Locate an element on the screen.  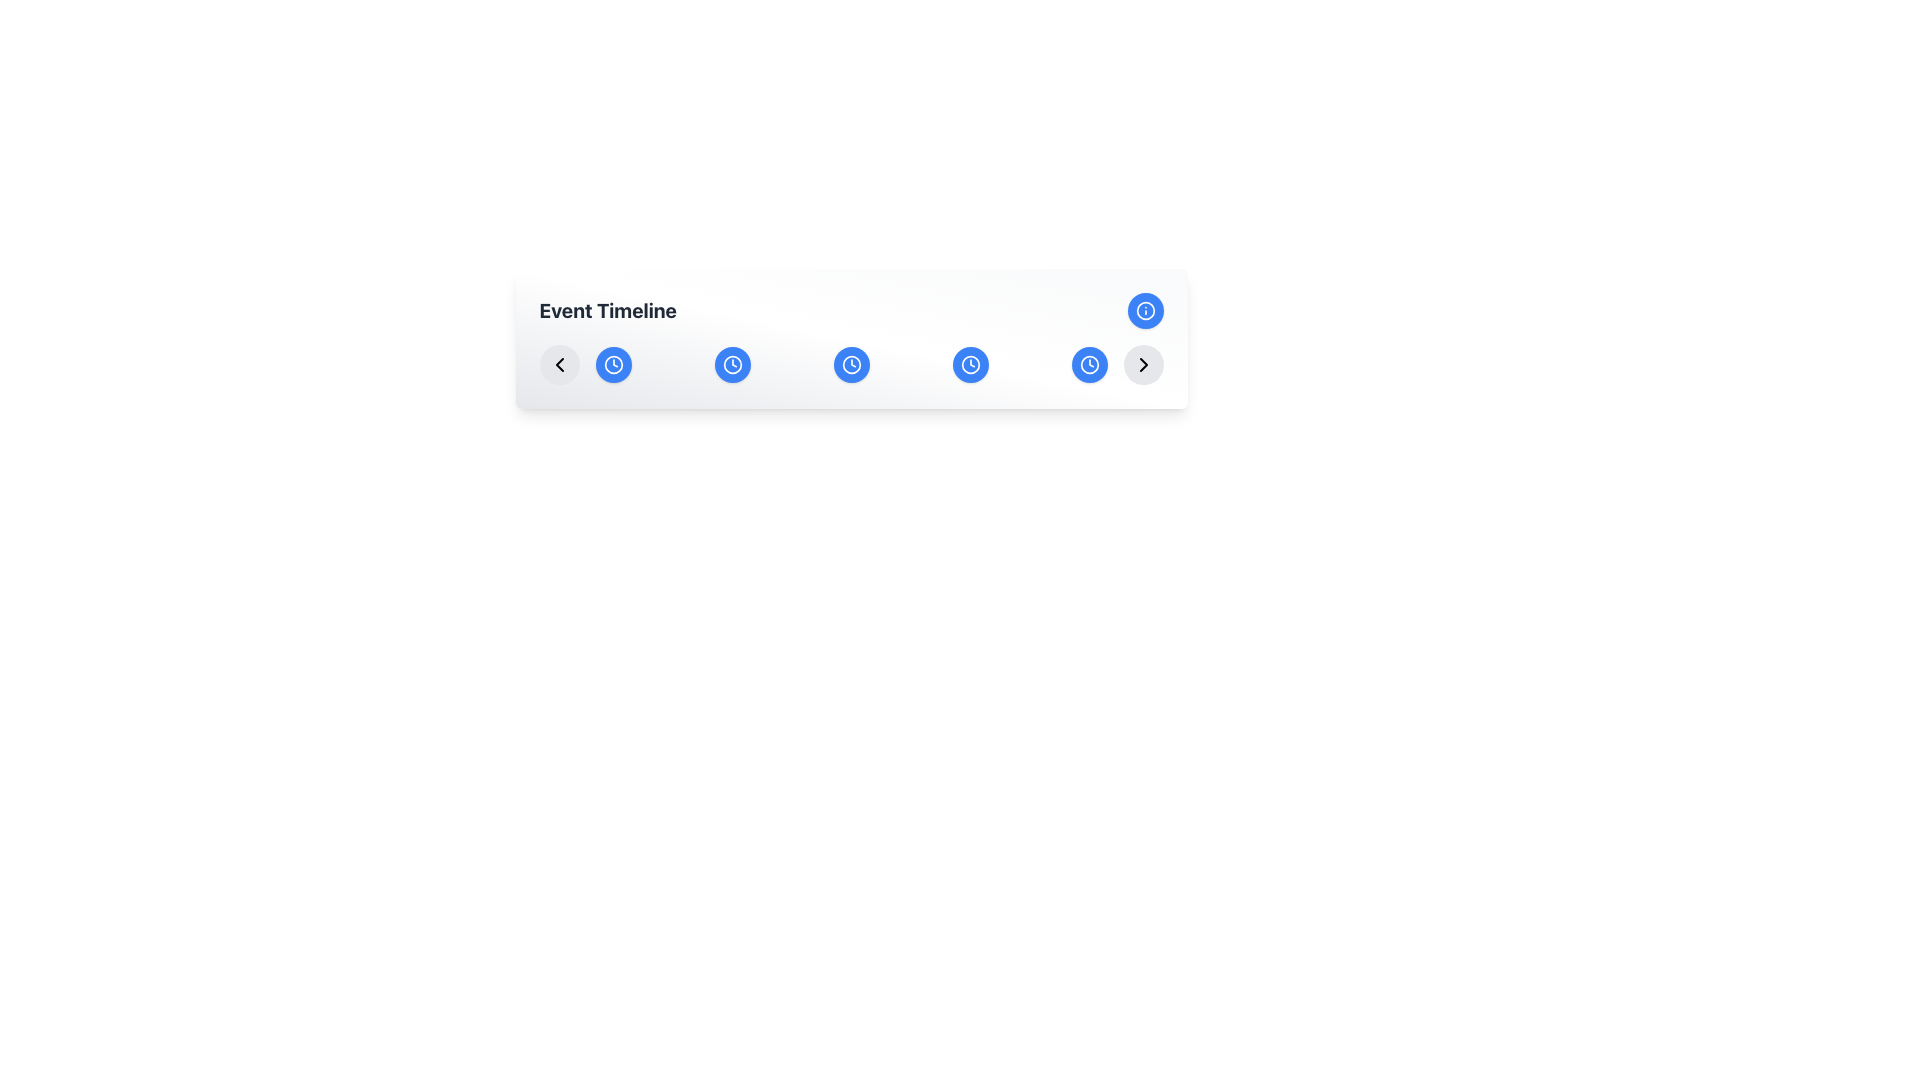
the visual design of the second circular icon with a blue outline and white center in the horizontal timeline interface, located slightly to the right of the 'Event Timeline' text is located at coordinates (731, 365).